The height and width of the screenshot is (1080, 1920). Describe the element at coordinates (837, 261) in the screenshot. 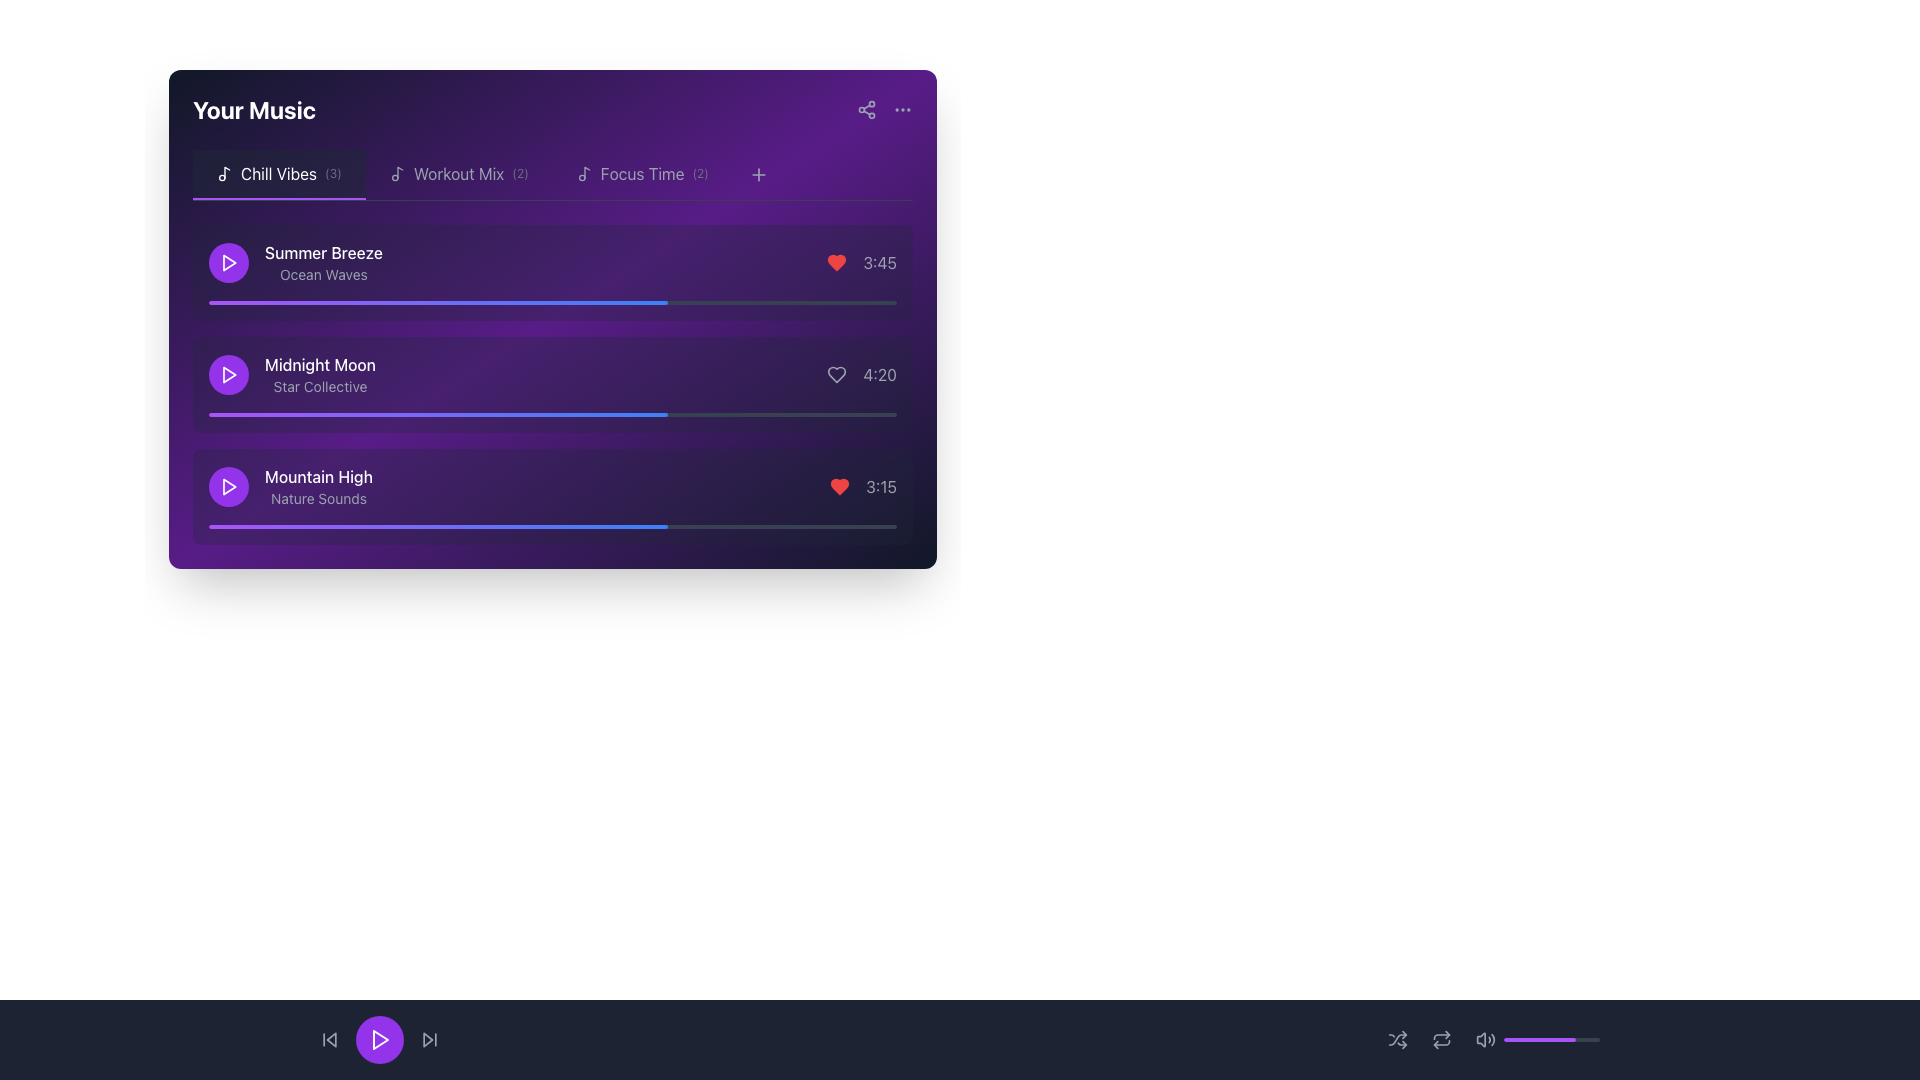

I see `the heart icon at the bottom of the track list in the music player section` at that location.